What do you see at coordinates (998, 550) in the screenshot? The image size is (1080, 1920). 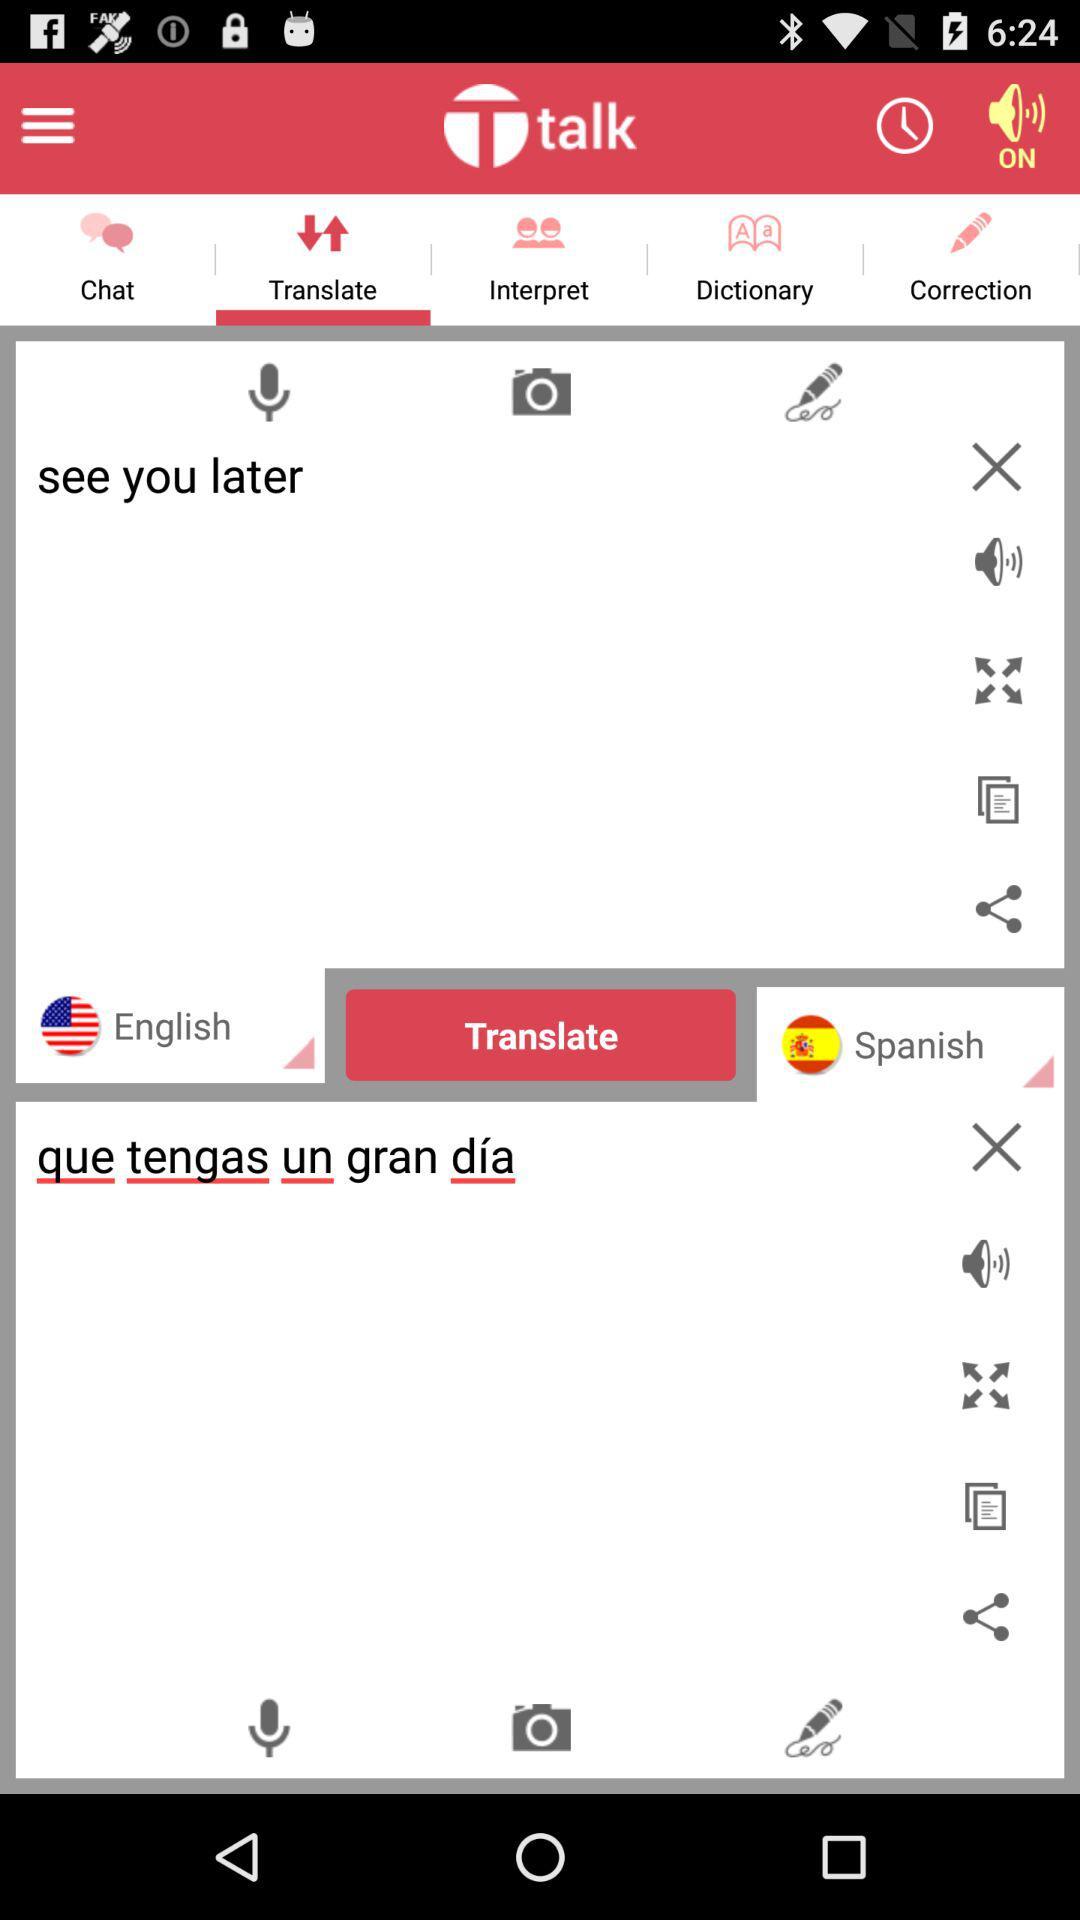 I see `speak` at bounding box center [998, 550].